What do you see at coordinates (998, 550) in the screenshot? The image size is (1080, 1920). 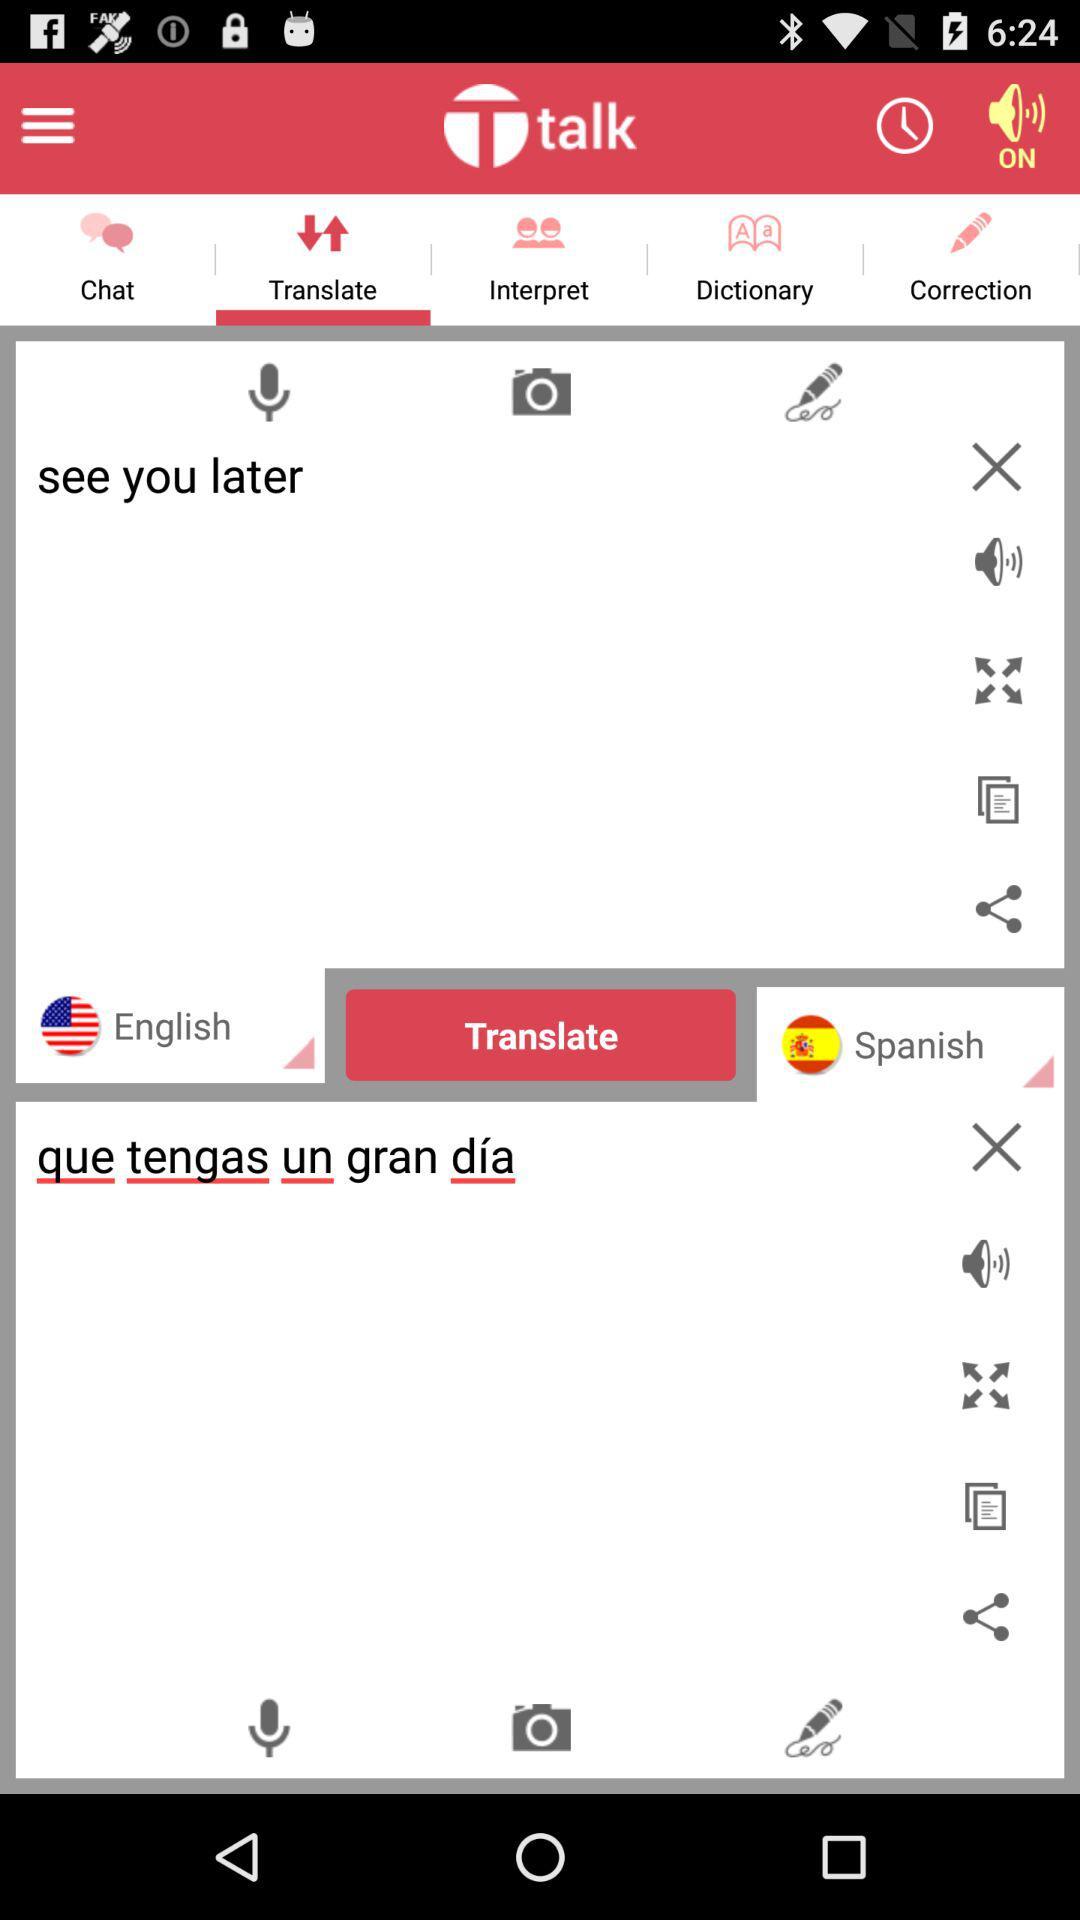 I see `speak` at bounding box center [998, 550].